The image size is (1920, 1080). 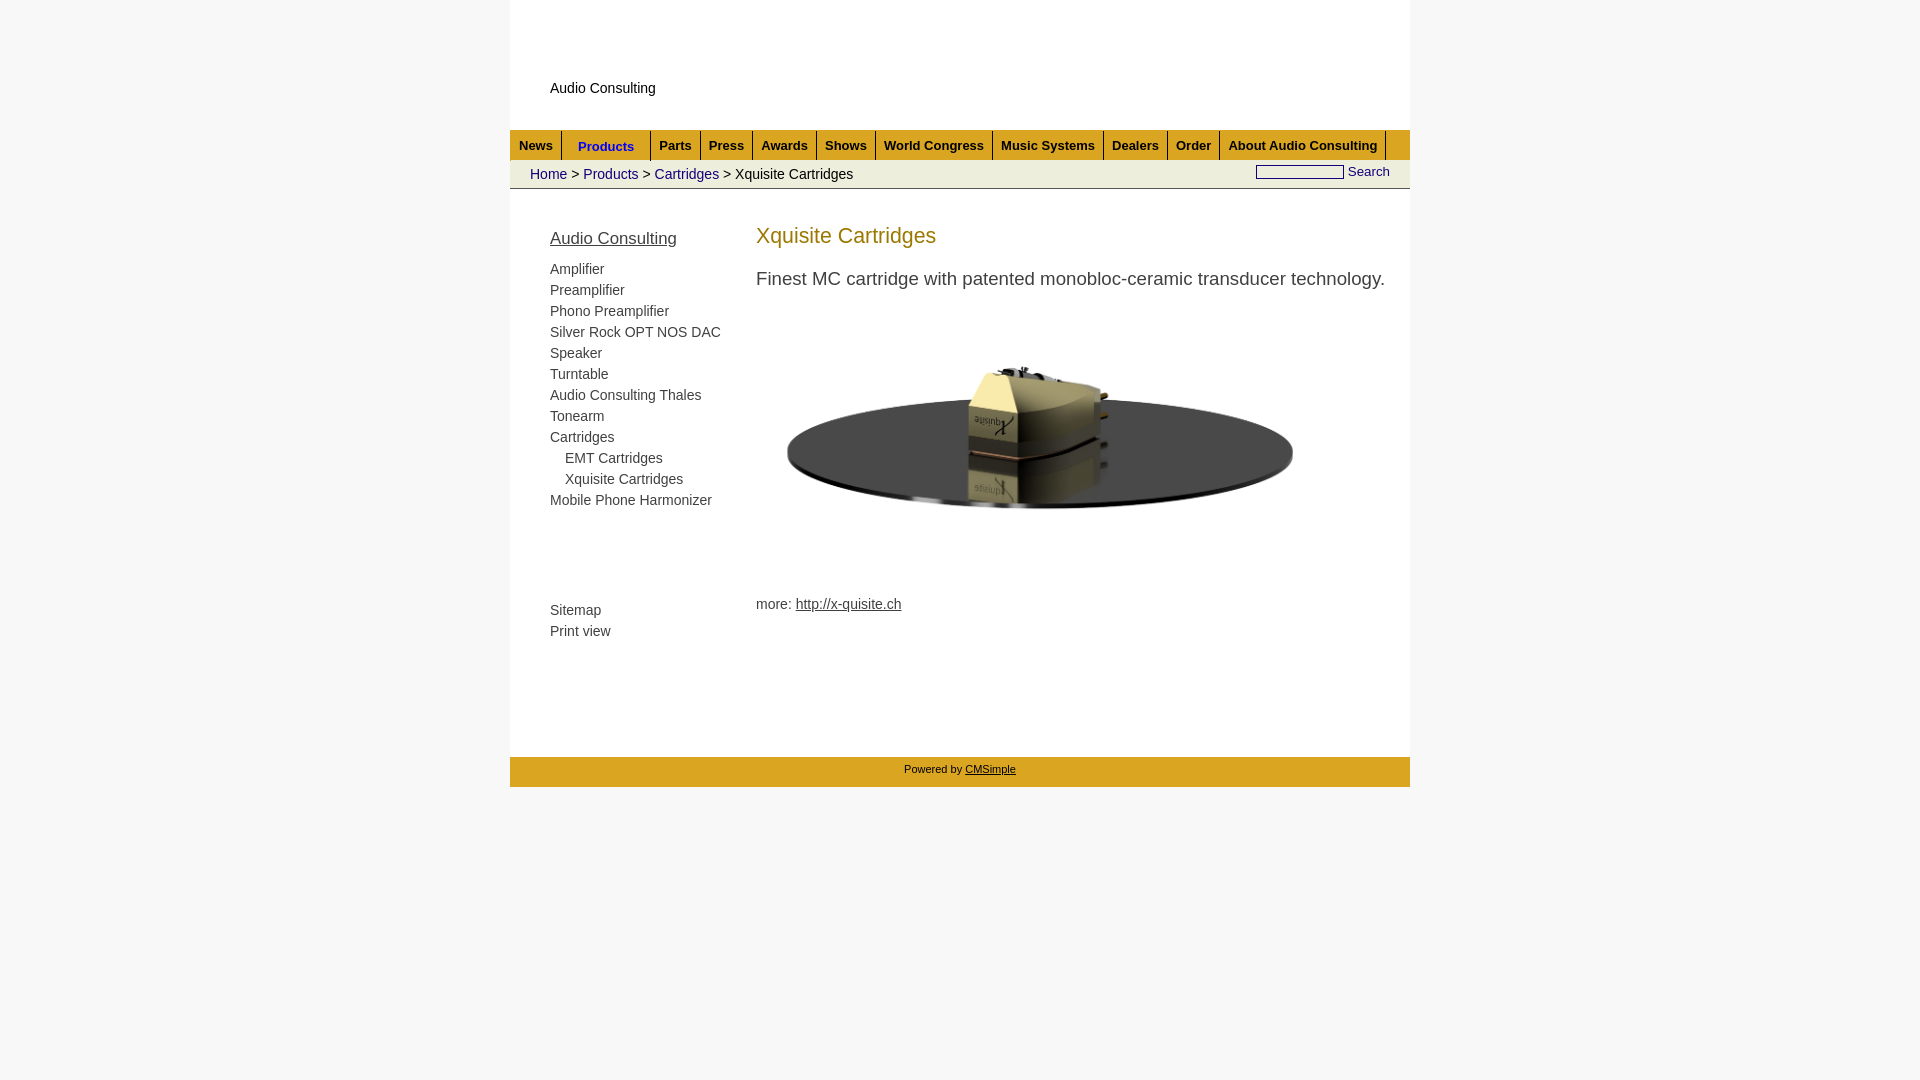 What do you see at coordinates (548, 172) in the screenshot?
I see `'Home'` at bounding box center [548, 172].